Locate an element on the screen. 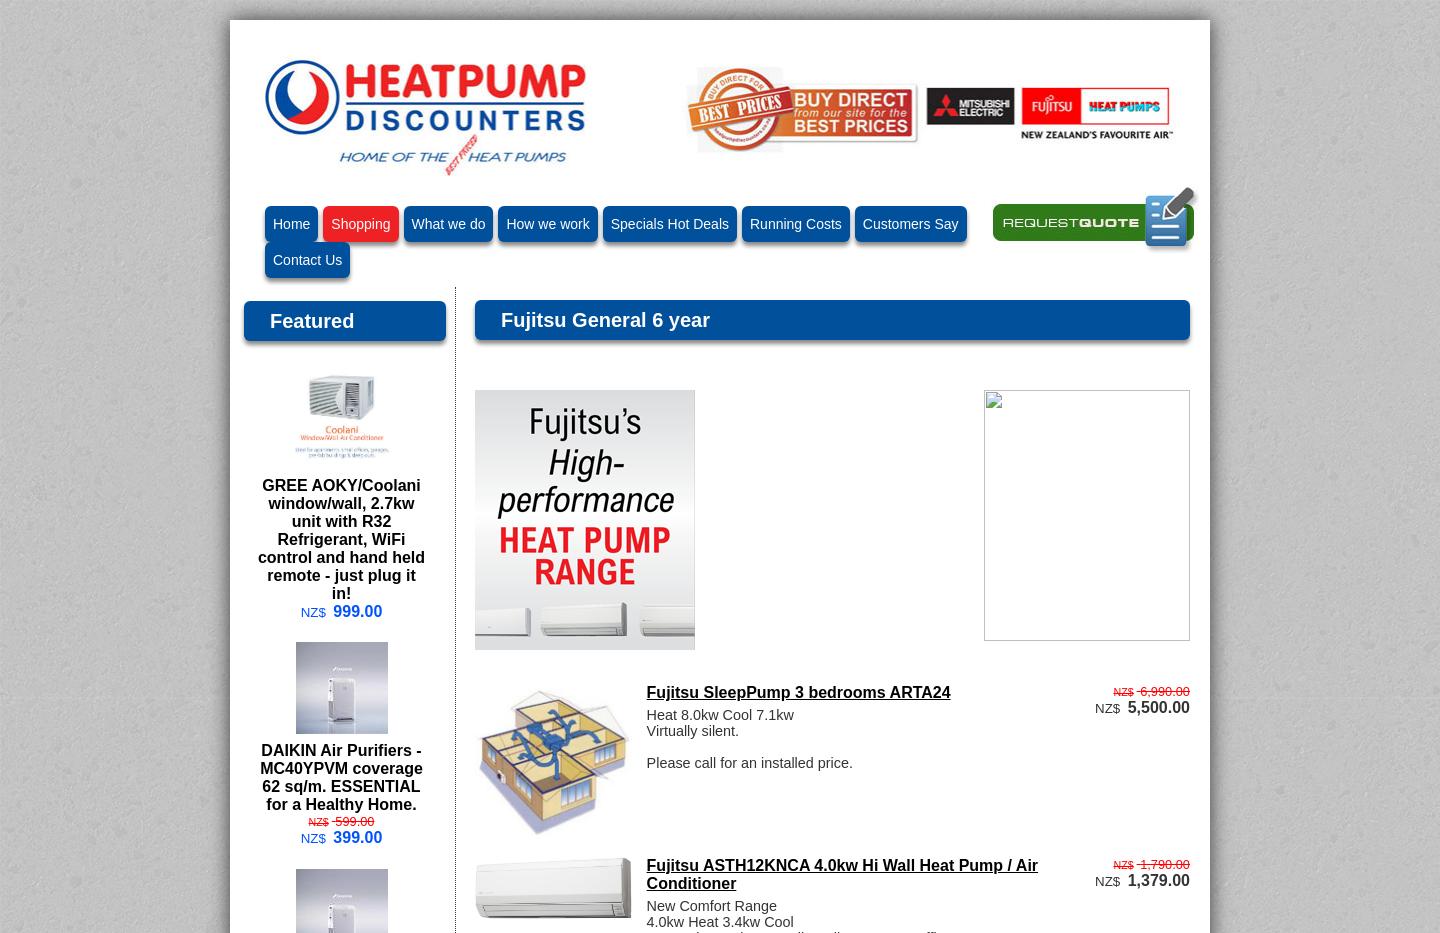 This screenshot has height=933, width=1440. '1,379.00' is located at coordinates (1158, 878).